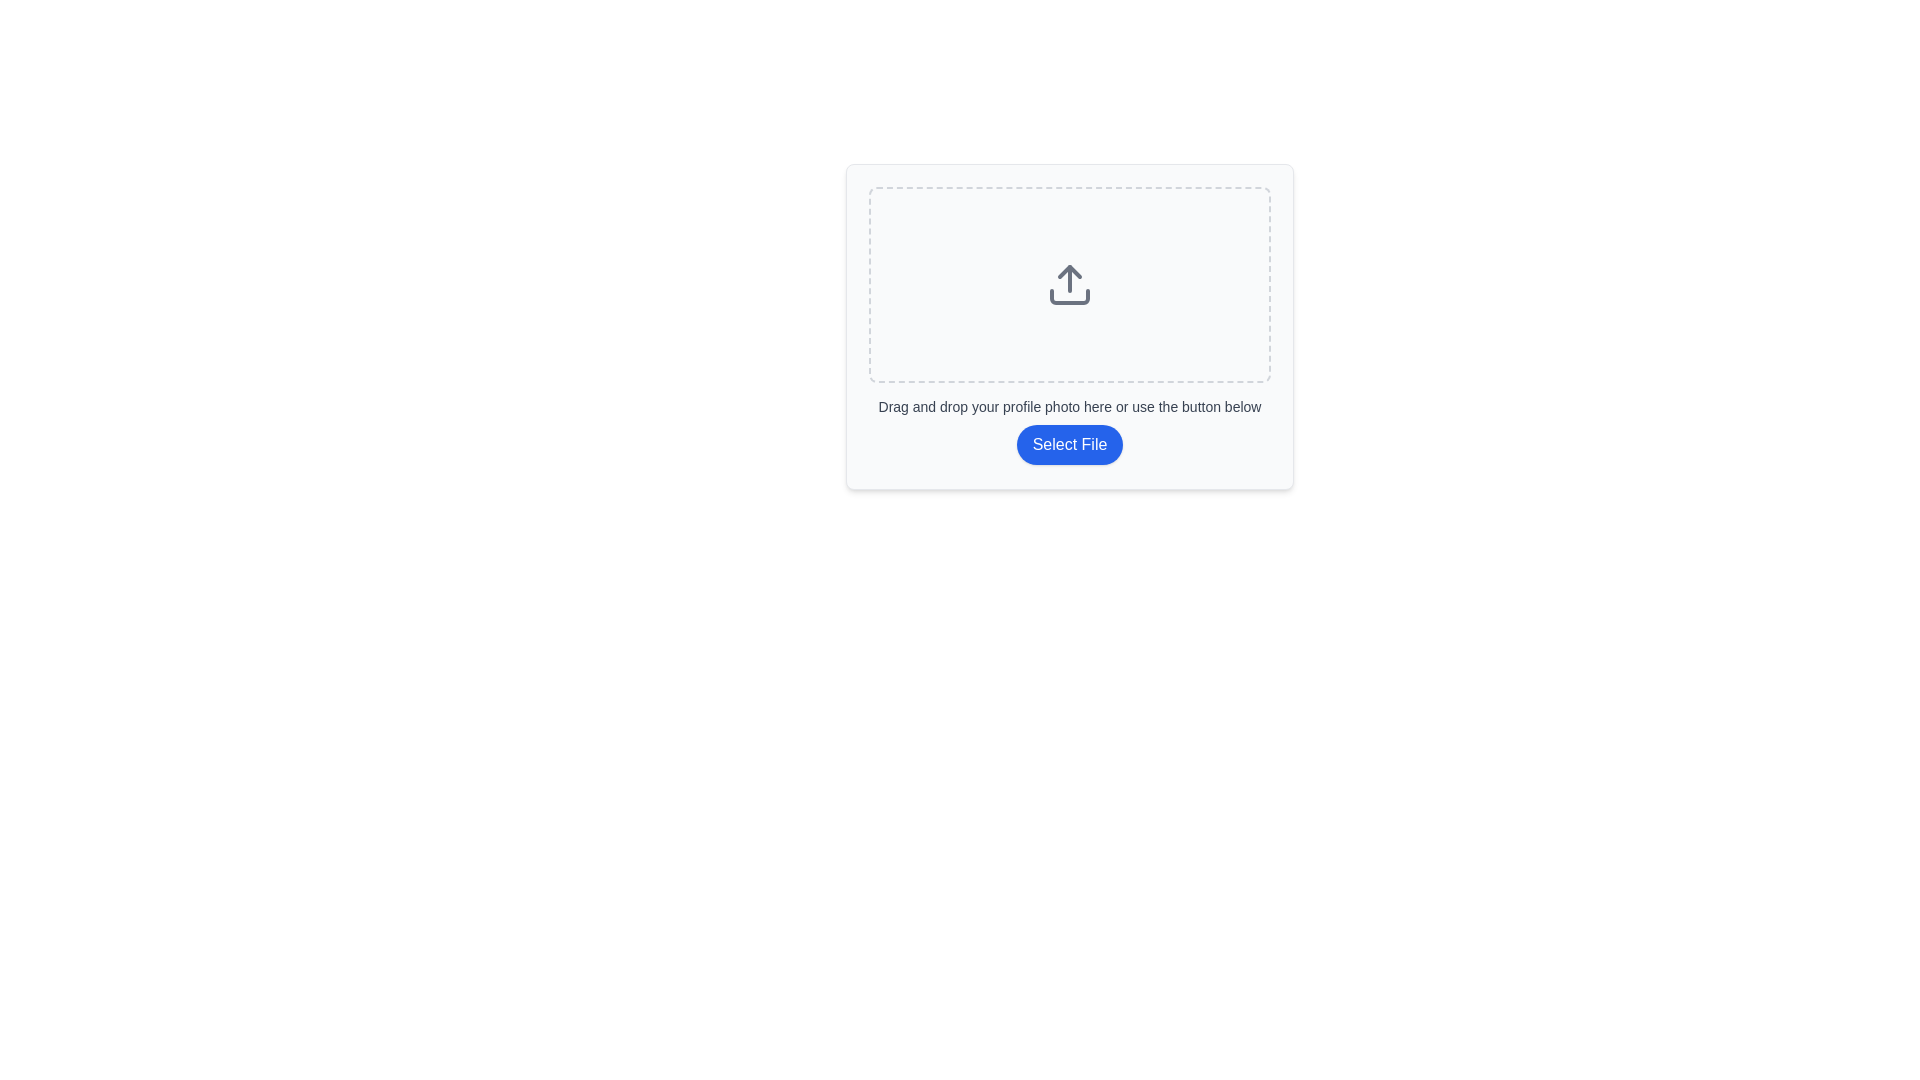 This screenshot has height=1080, width=1920. I want to click on the blue 'Select File' button with rounded edges, so click(1069, 443).